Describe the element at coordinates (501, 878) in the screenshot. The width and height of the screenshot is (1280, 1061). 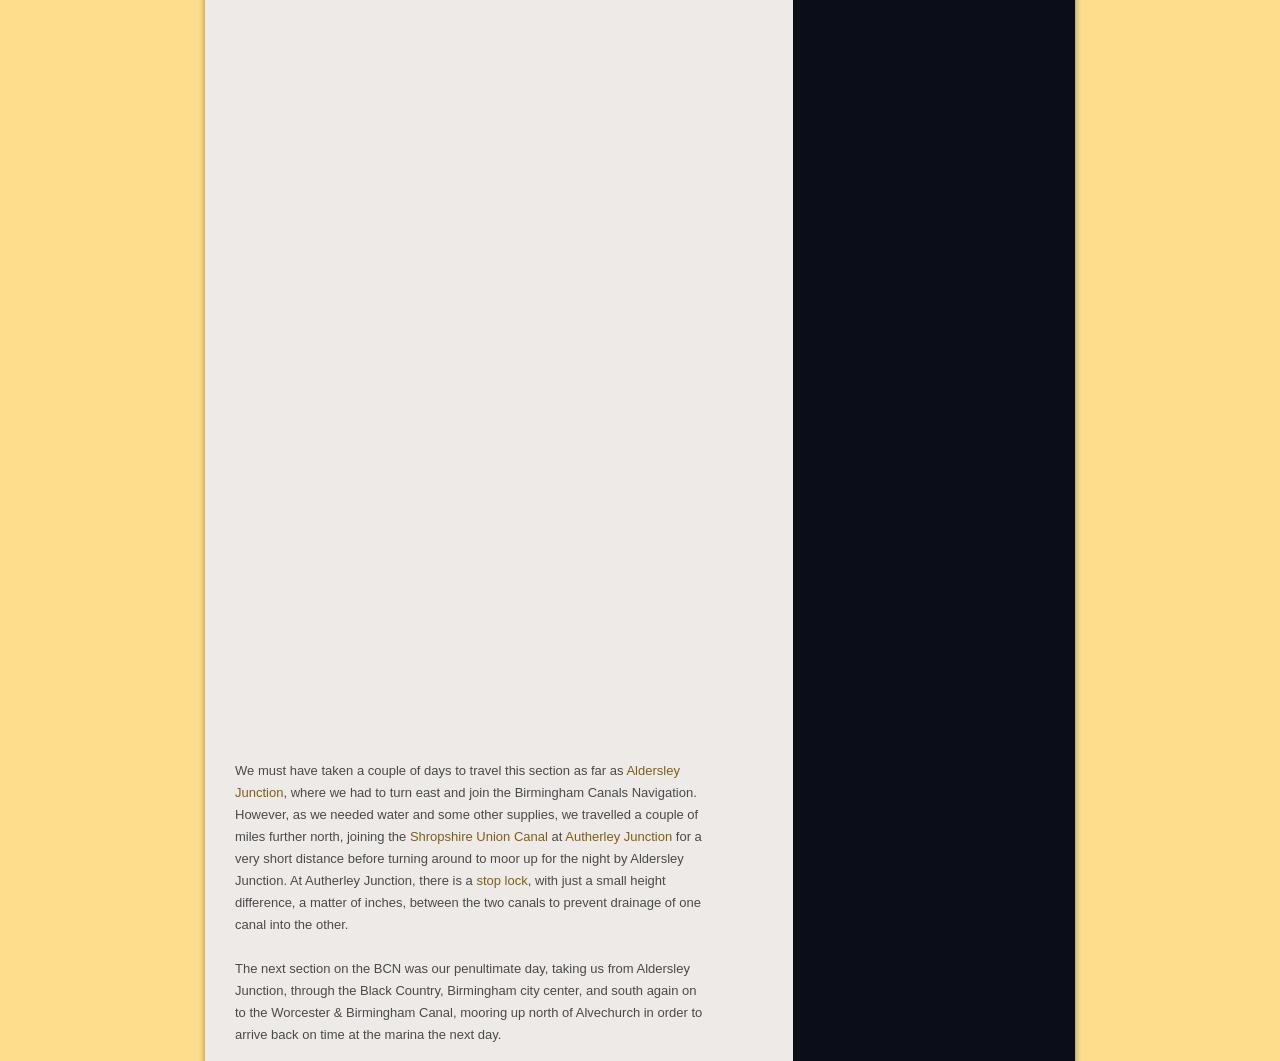
I see `'stop lock'` at that location.